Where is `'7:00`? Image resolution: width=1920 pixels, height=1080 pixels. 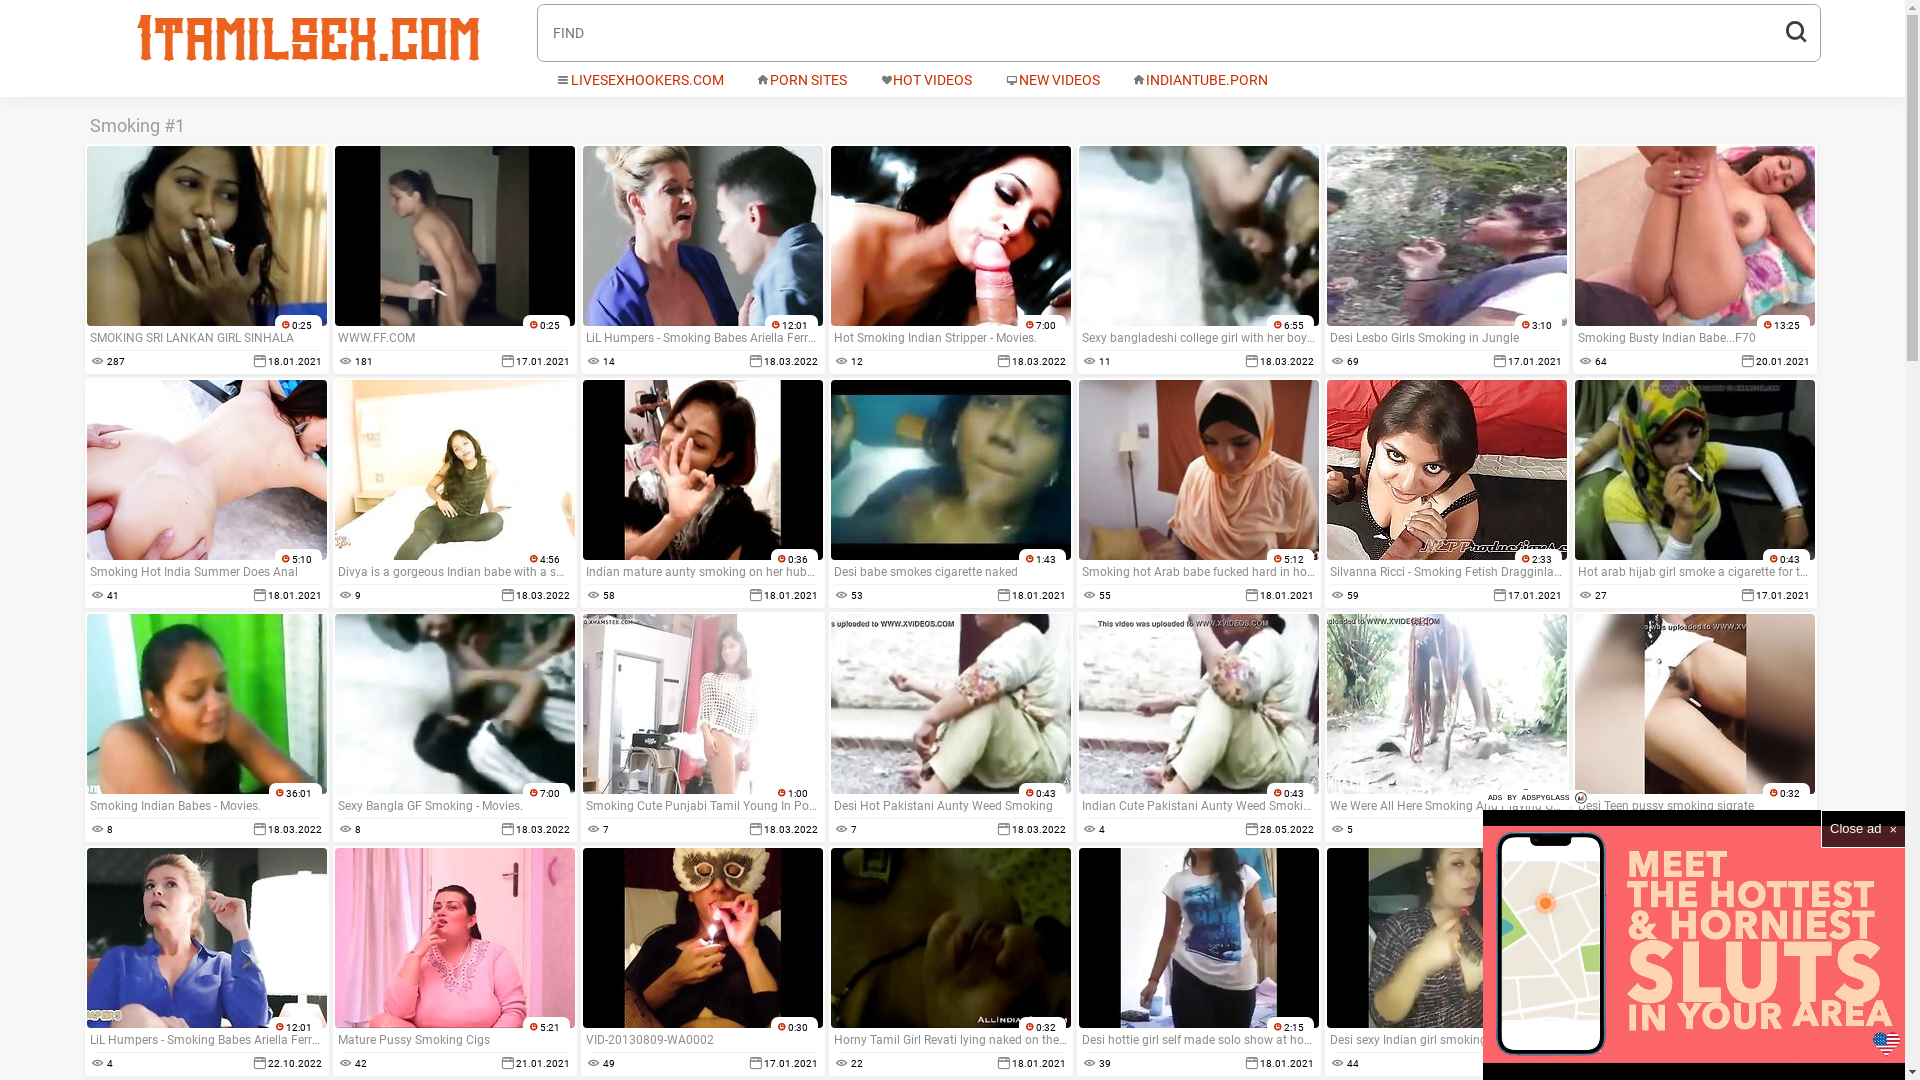 '7:00 is located at coordinates (453, 726).